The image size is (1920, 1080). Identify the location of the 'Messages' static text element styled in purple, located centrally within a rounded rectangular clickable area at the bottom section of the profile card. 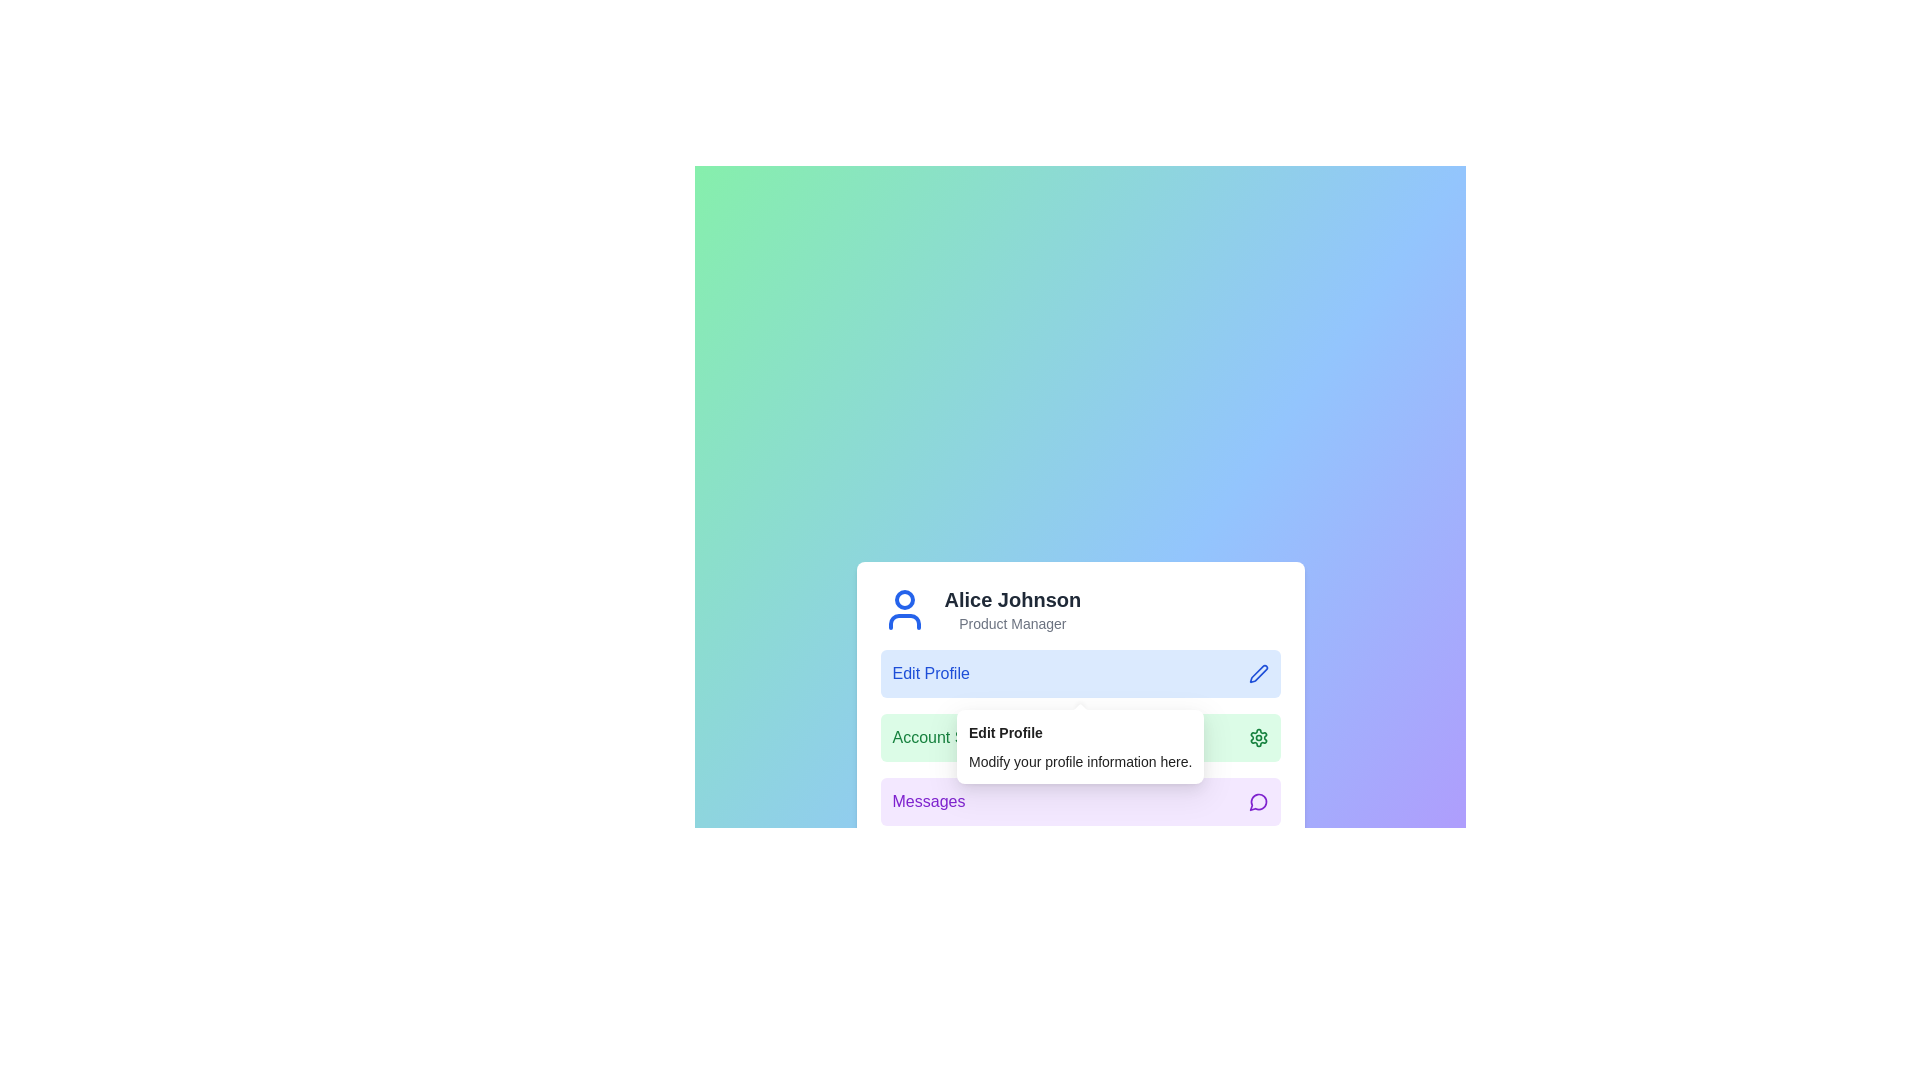
(927, 801).